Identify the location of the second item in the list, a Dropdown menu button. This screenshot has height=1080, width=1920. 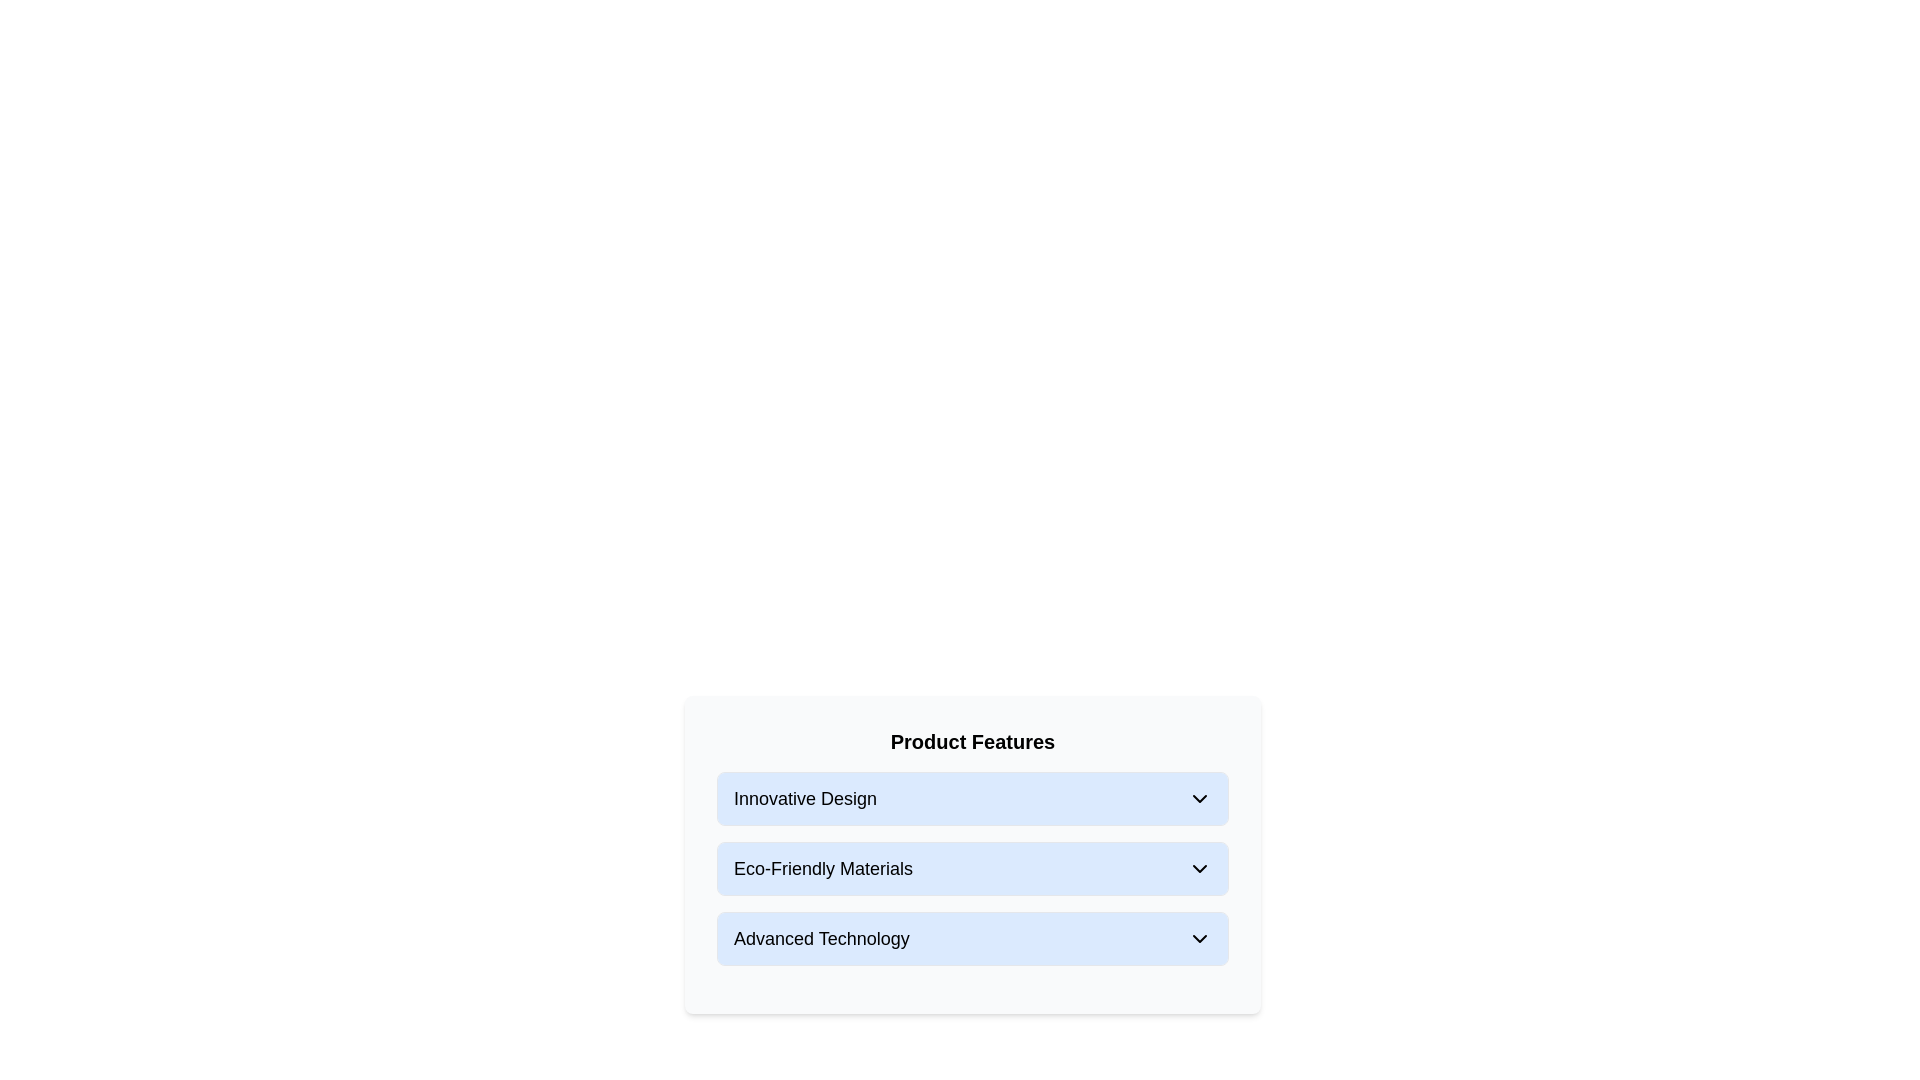
(973, 867).